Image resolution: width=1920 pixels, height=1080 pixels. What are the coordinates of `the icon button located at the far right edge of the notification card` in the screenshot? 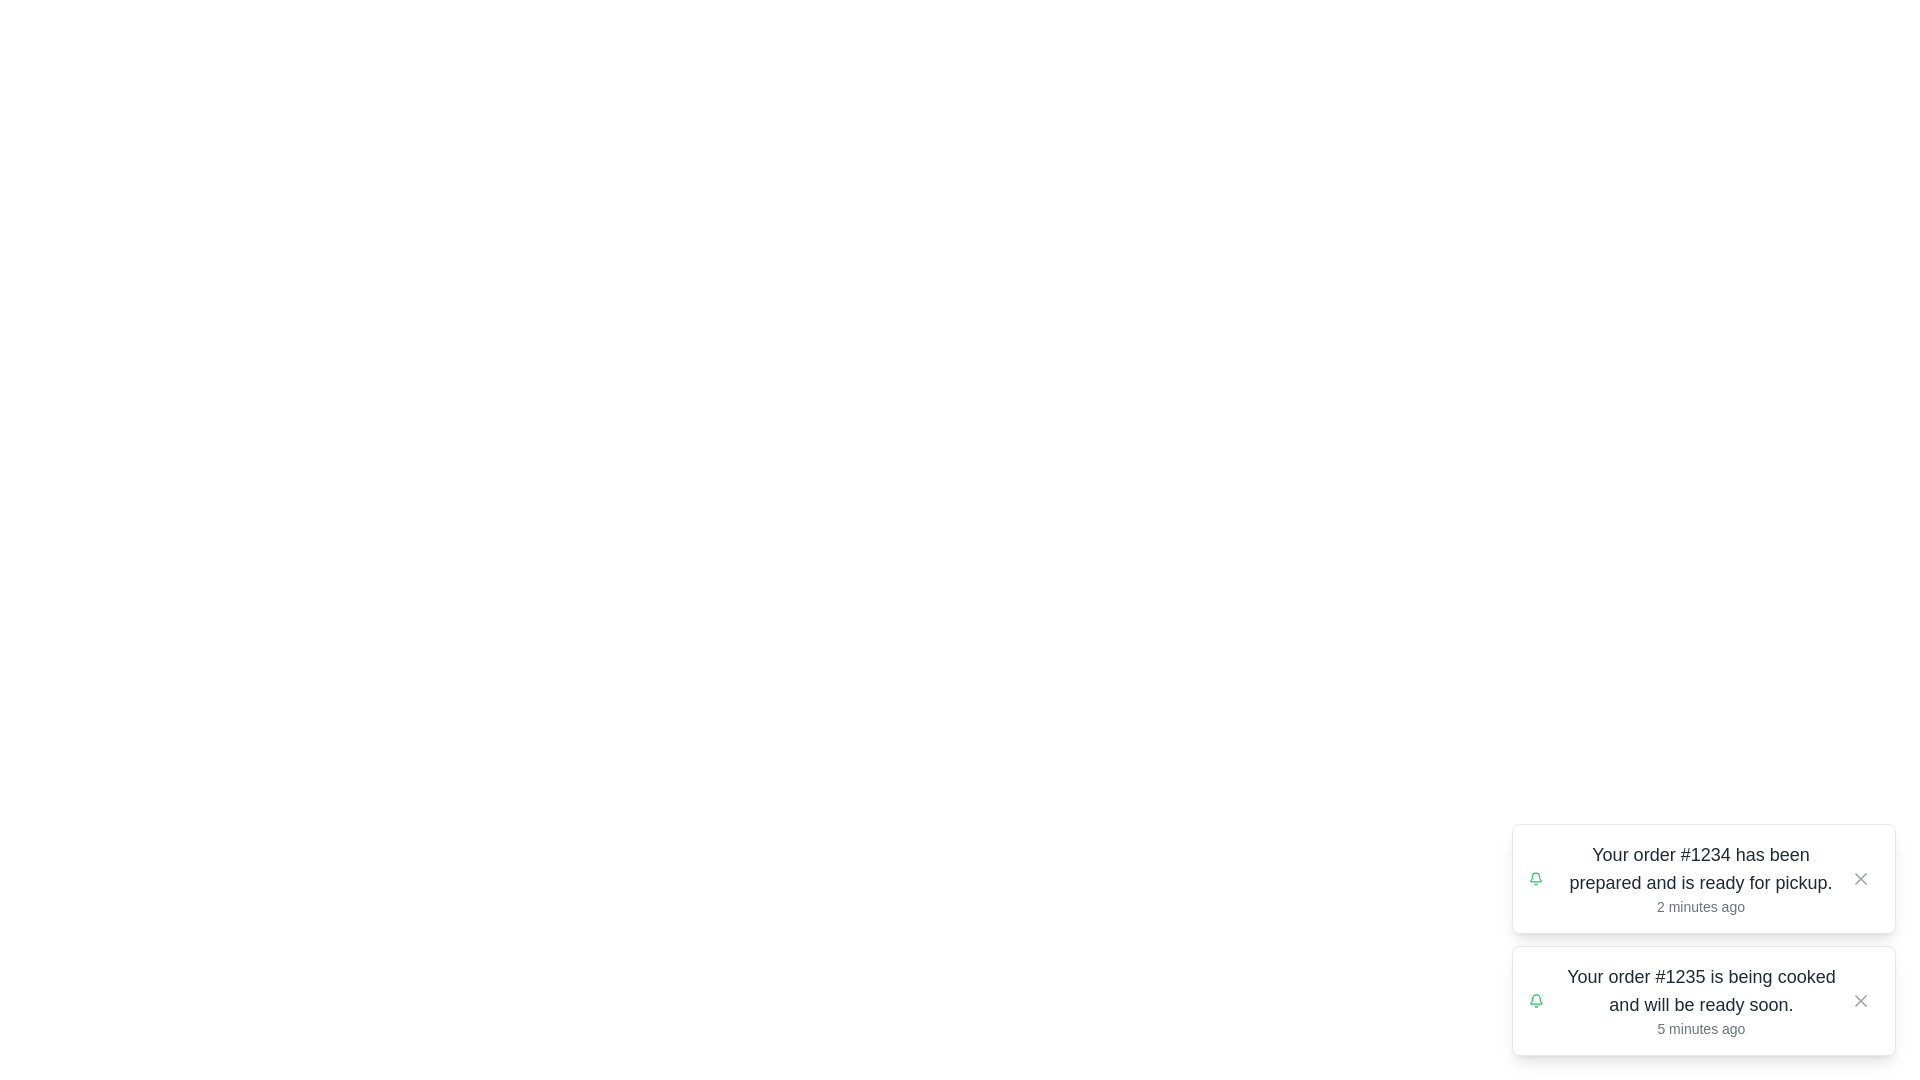 It's located at (1860, 878).